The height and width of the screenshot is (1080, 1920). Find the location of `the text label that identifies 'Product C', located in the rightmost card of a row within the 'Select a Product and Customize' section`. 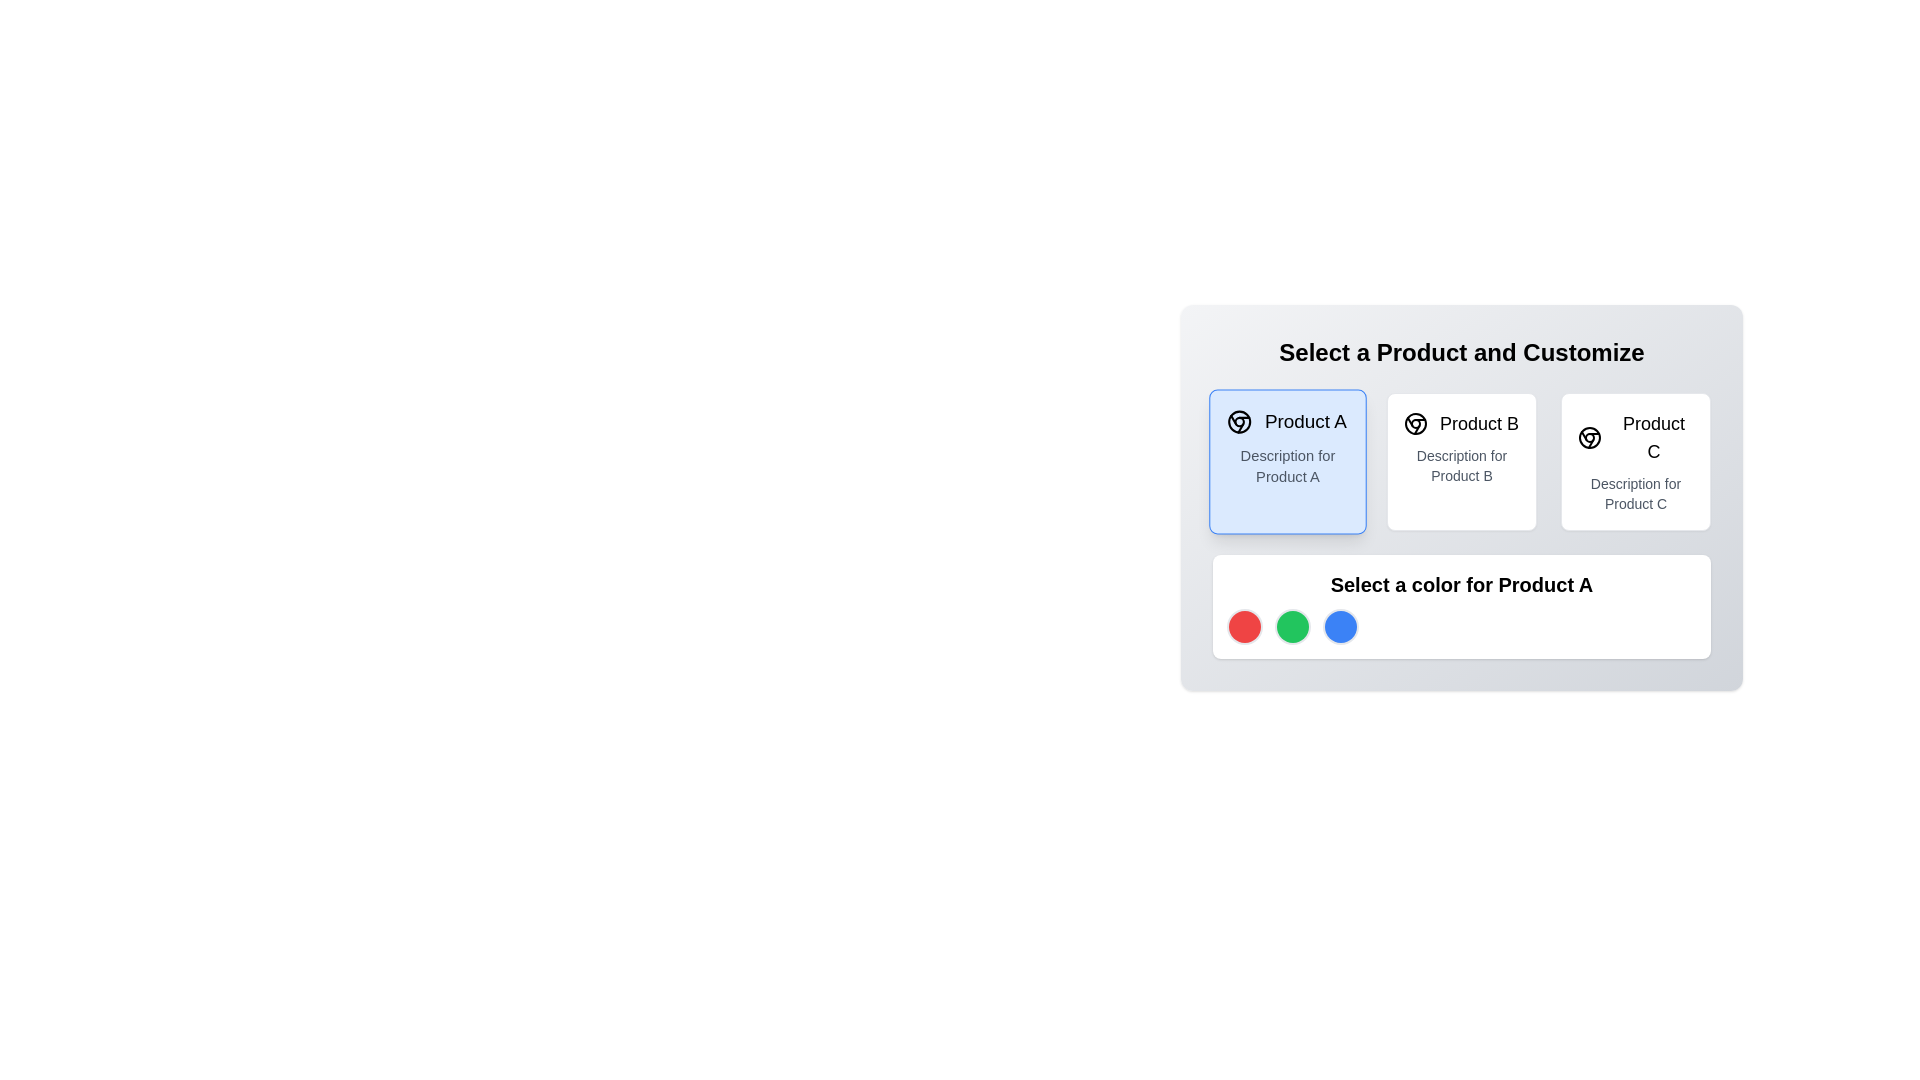

the text label that identifies 'Product C', located in the rightmost card of a row within the 'Select a Product and Customize' section is located at coordinates (1636, 437).